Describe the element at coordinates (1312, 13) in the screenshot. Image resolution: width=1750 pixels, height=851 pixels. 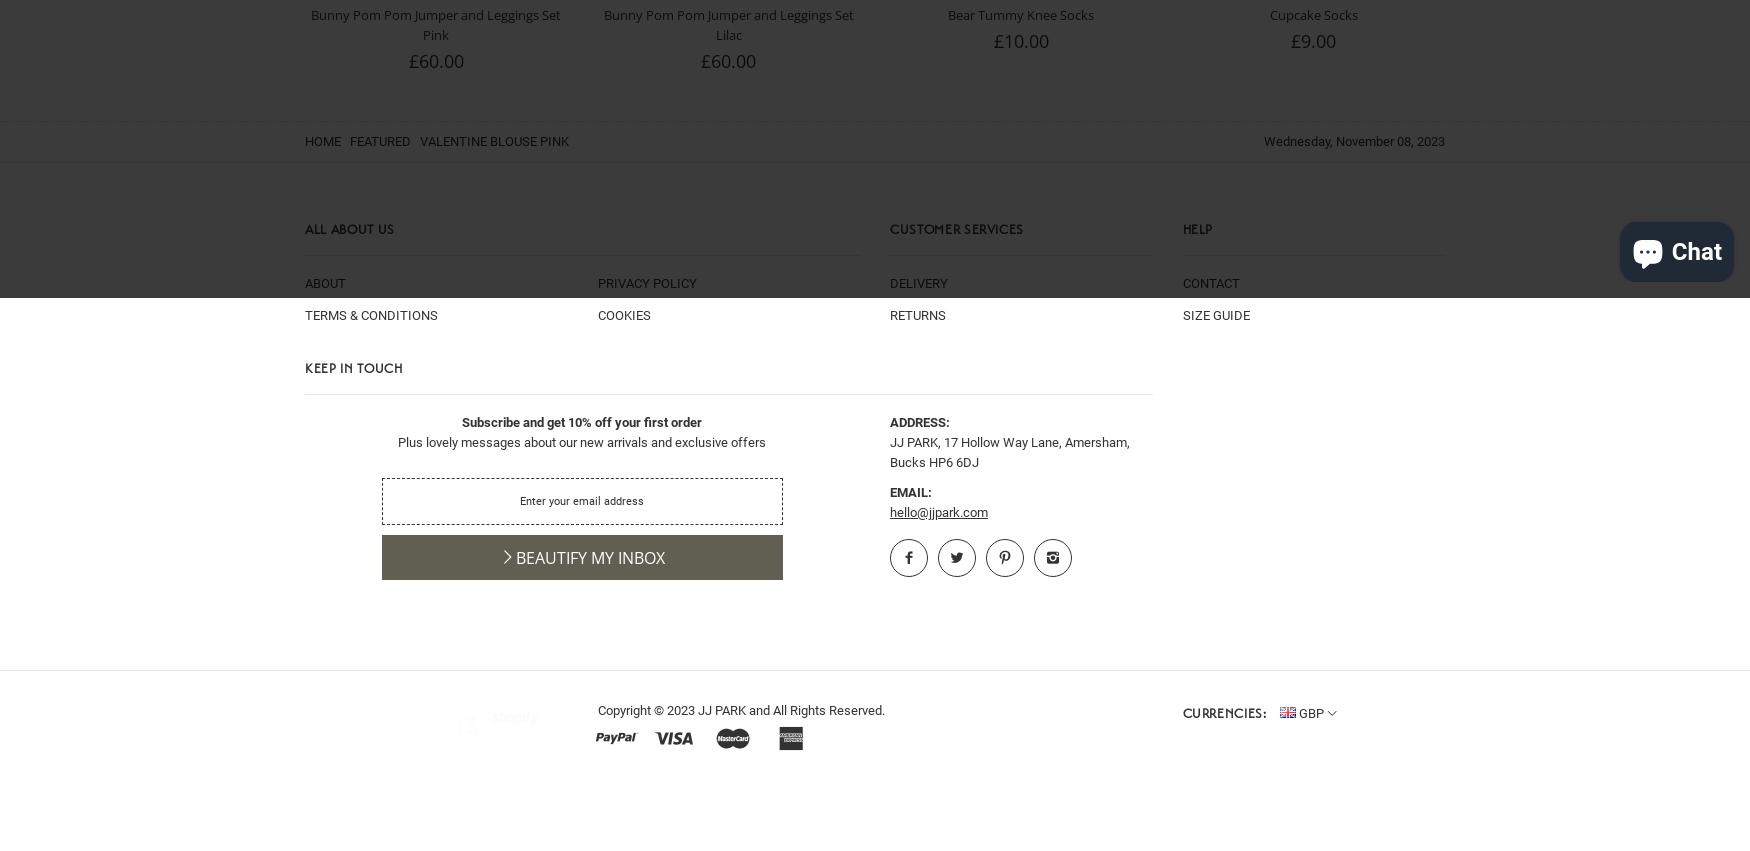
I see `'Cupcake Socks'` at that location.